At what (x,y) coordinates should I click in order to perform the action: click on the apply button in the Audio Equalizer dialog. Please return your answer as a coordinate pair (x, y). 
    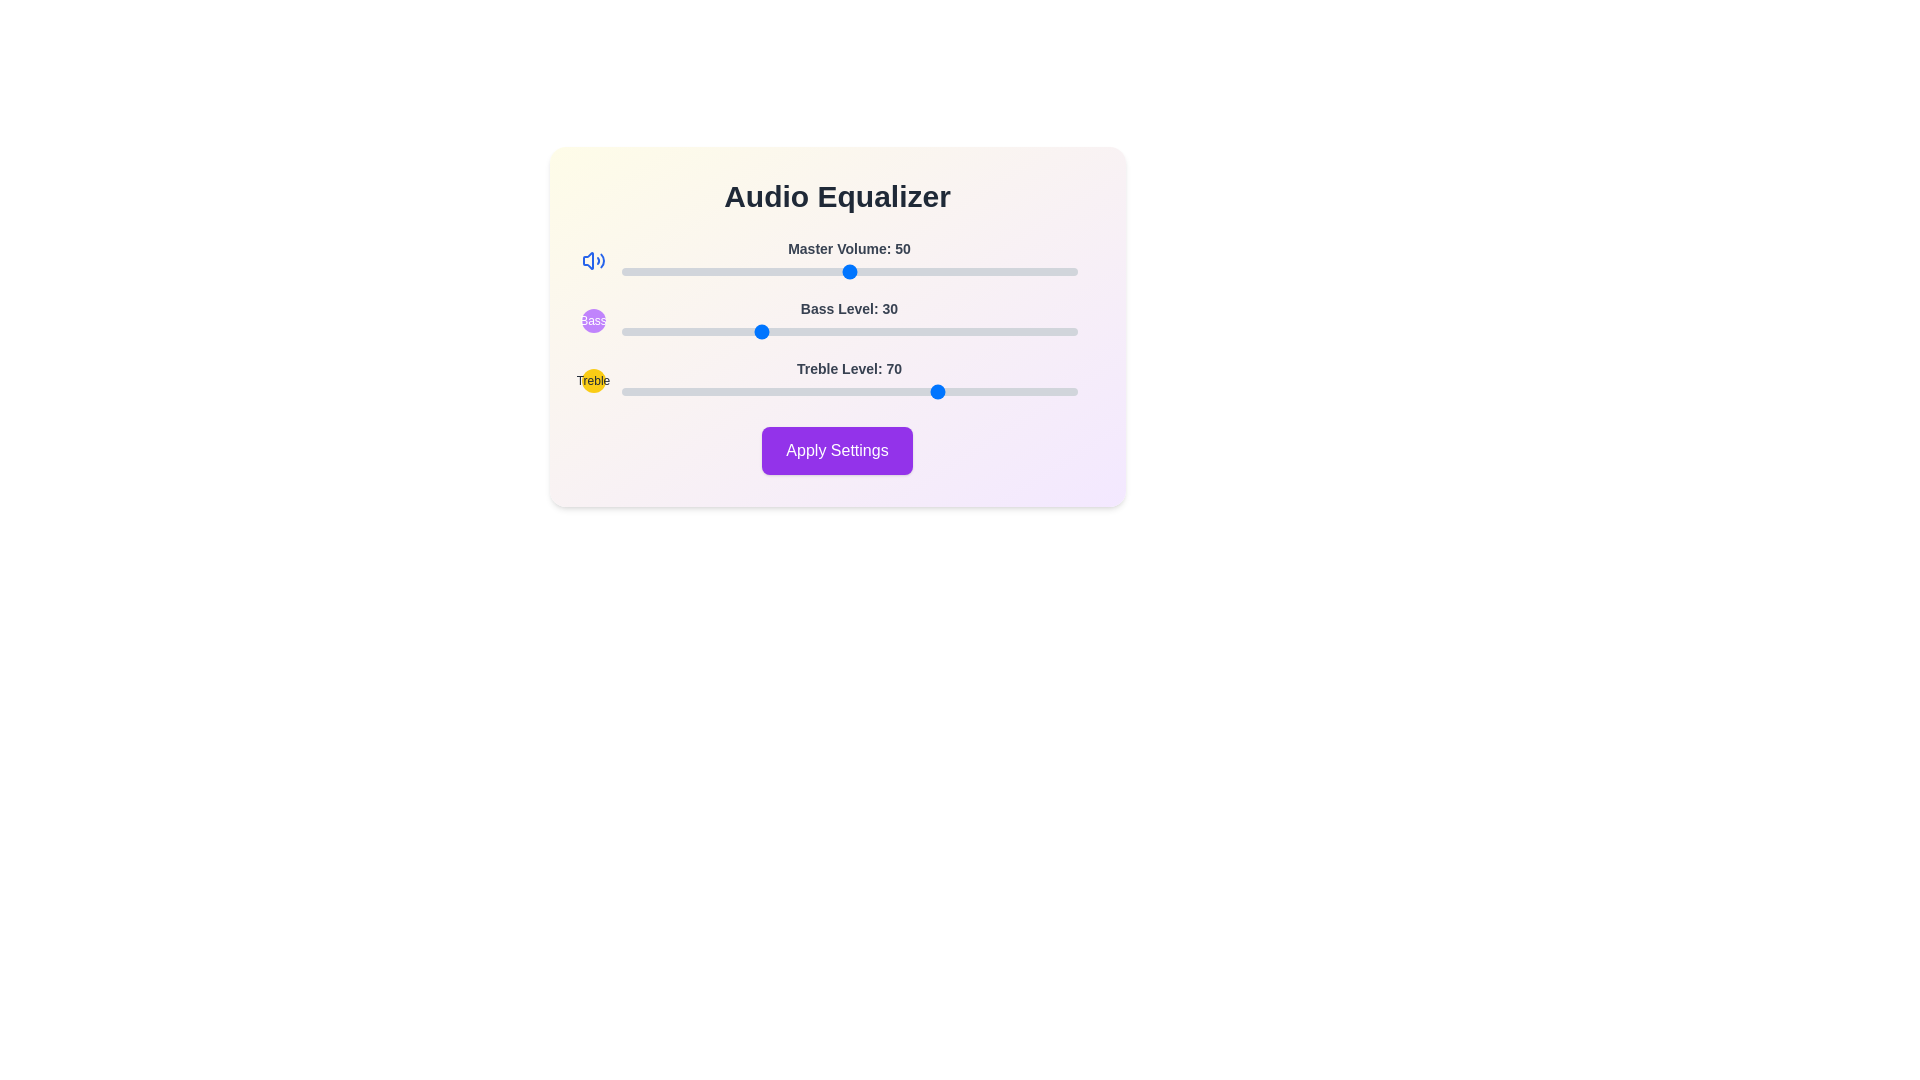
    Looking at the image, I should click on (837, 451).